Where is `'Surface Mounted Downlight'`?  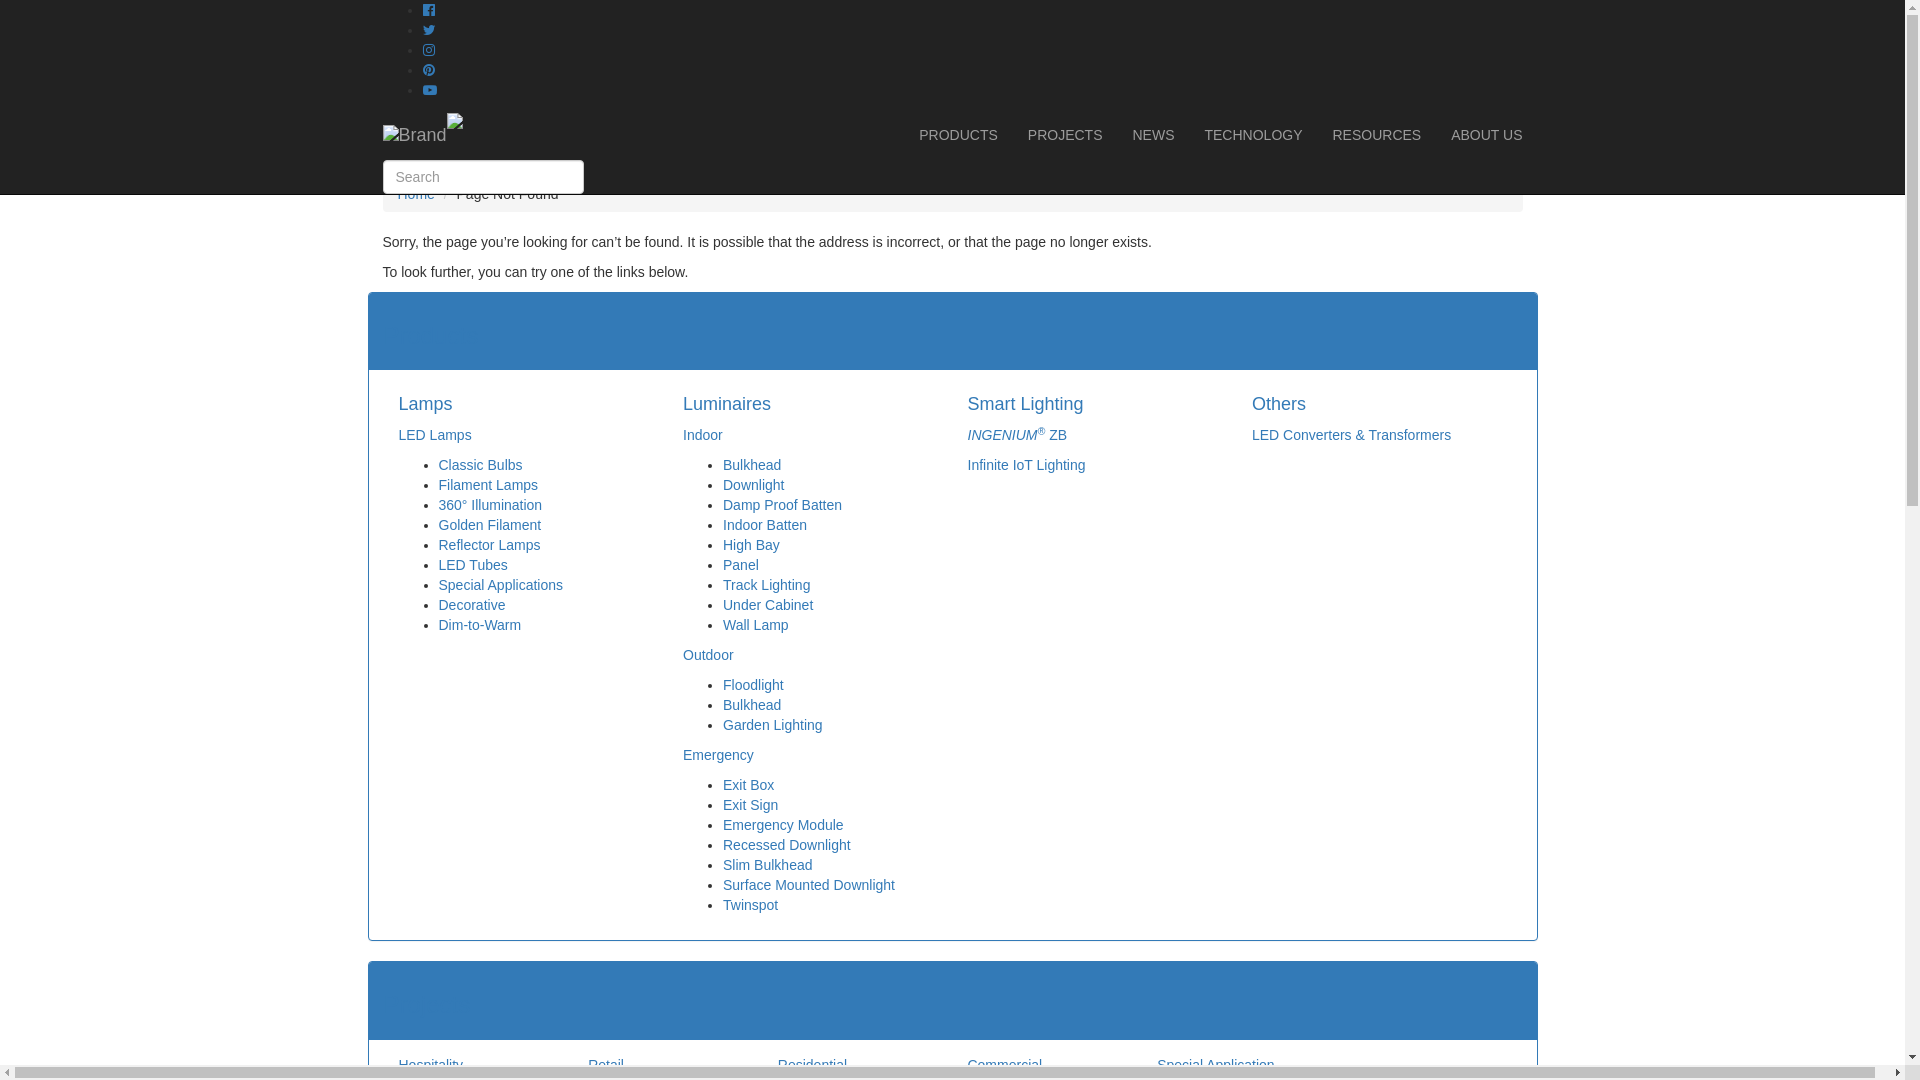 'Surface Mounted Downlight' is located at coordinates (809, 883).